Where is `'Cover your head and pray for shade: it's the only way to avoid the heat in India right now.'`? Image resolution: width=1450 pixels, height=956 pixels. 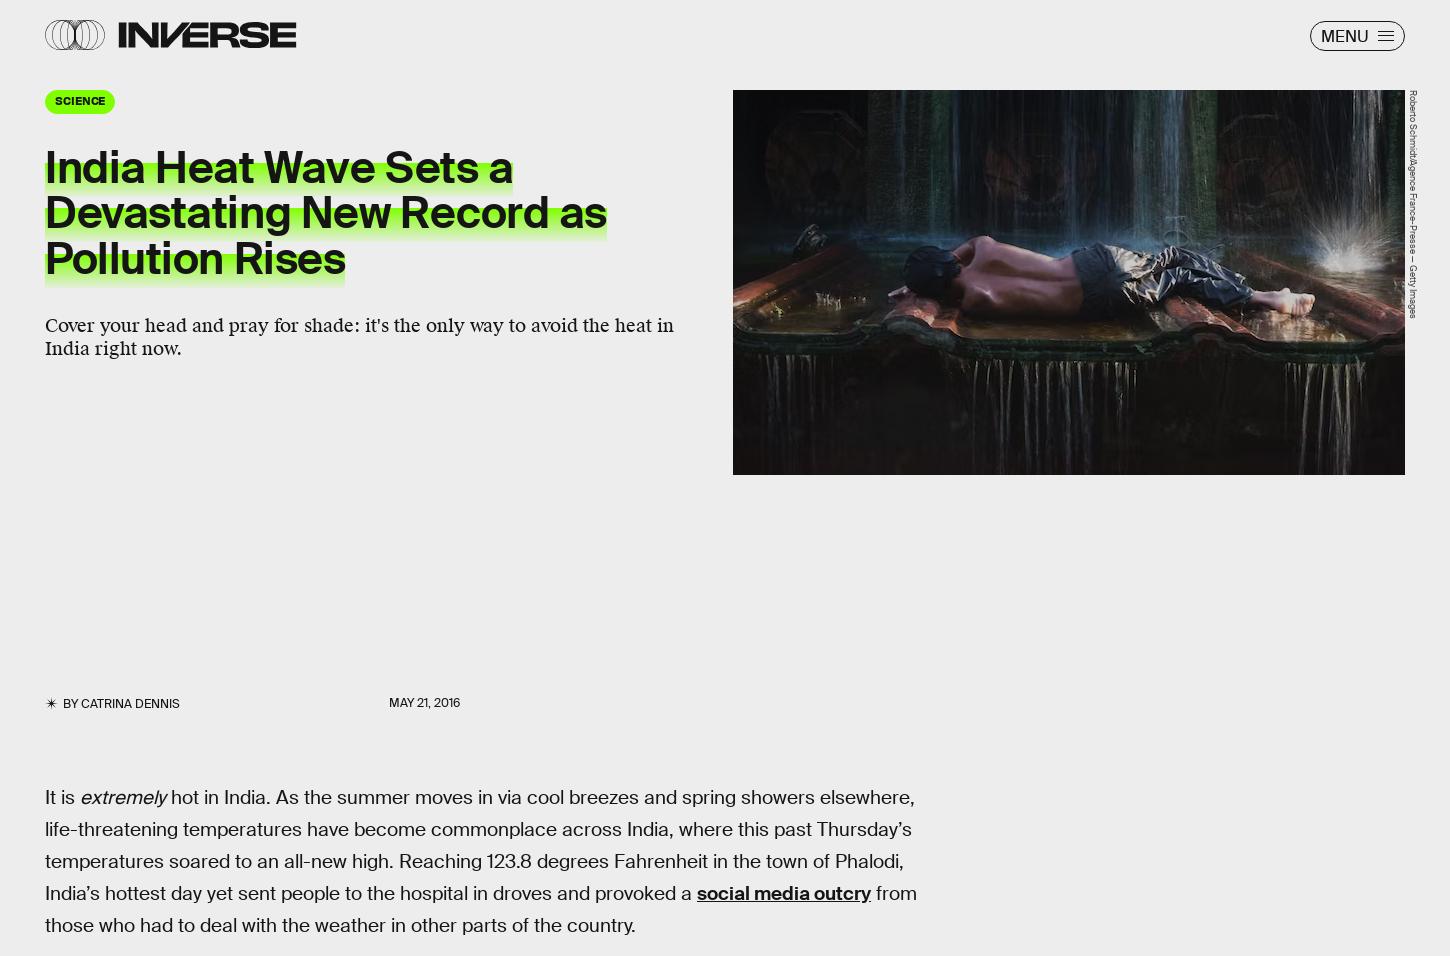 'Cover your head and pray for shade: it's the only way to avoid the heat in India right now.' is located at coordinates (359, 335).